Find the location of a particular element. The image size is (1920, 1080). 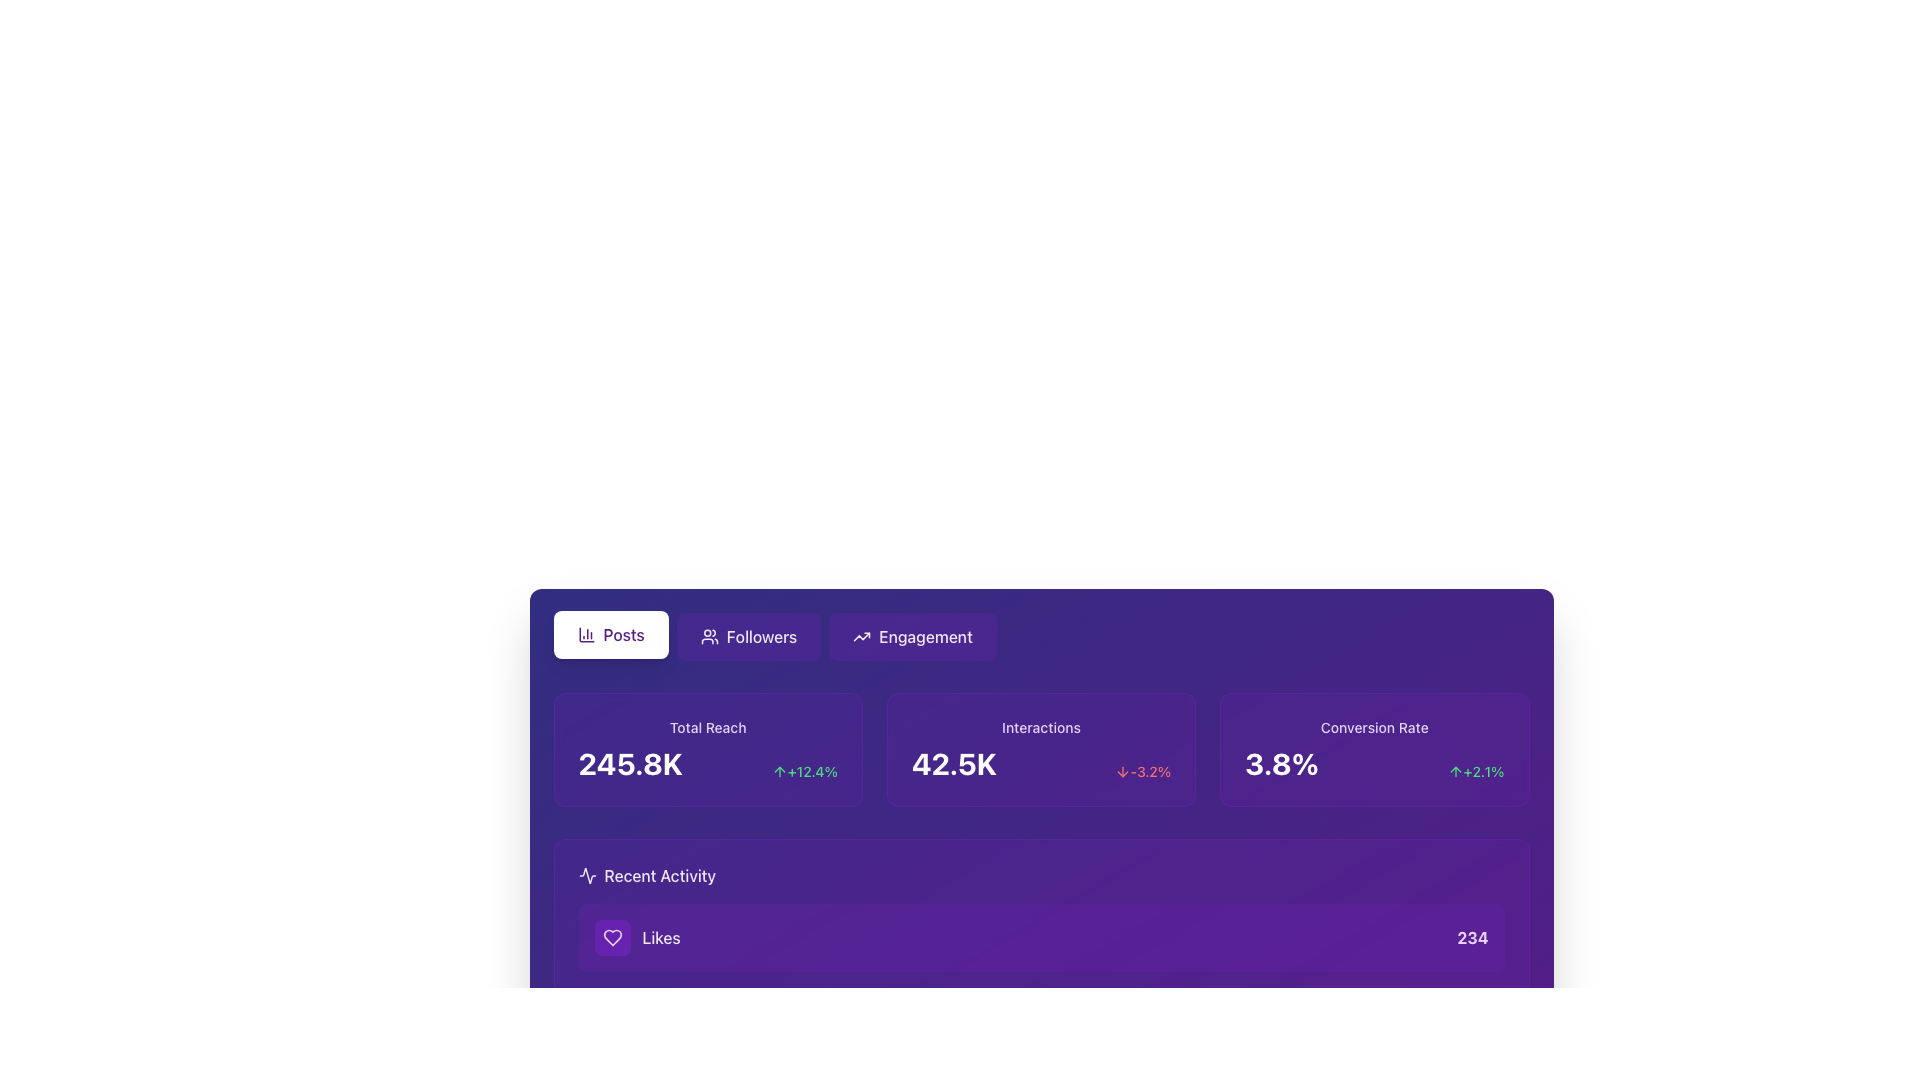

the rightmost navigation button in the group of three buttons is located at coordinates (911, 636).